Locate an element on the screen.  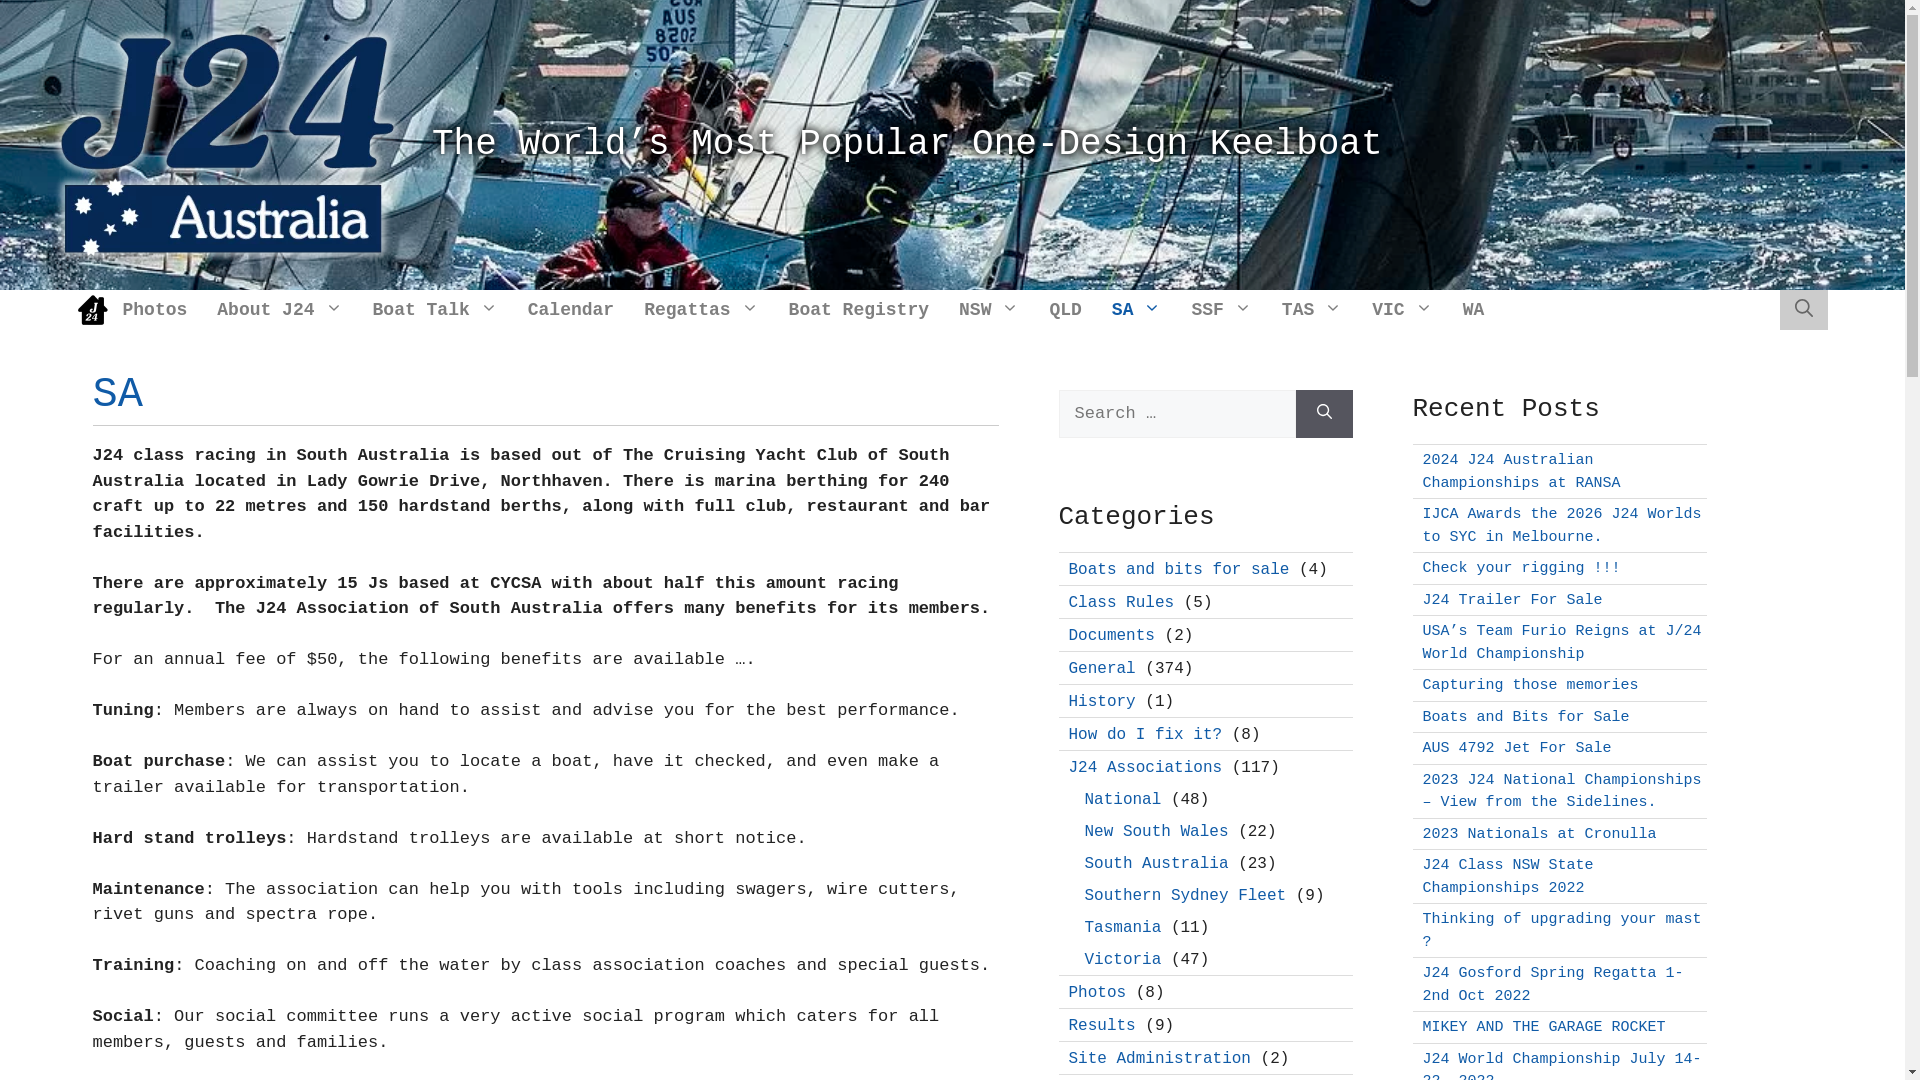
'Photos' is located at coordinates (107, 309).